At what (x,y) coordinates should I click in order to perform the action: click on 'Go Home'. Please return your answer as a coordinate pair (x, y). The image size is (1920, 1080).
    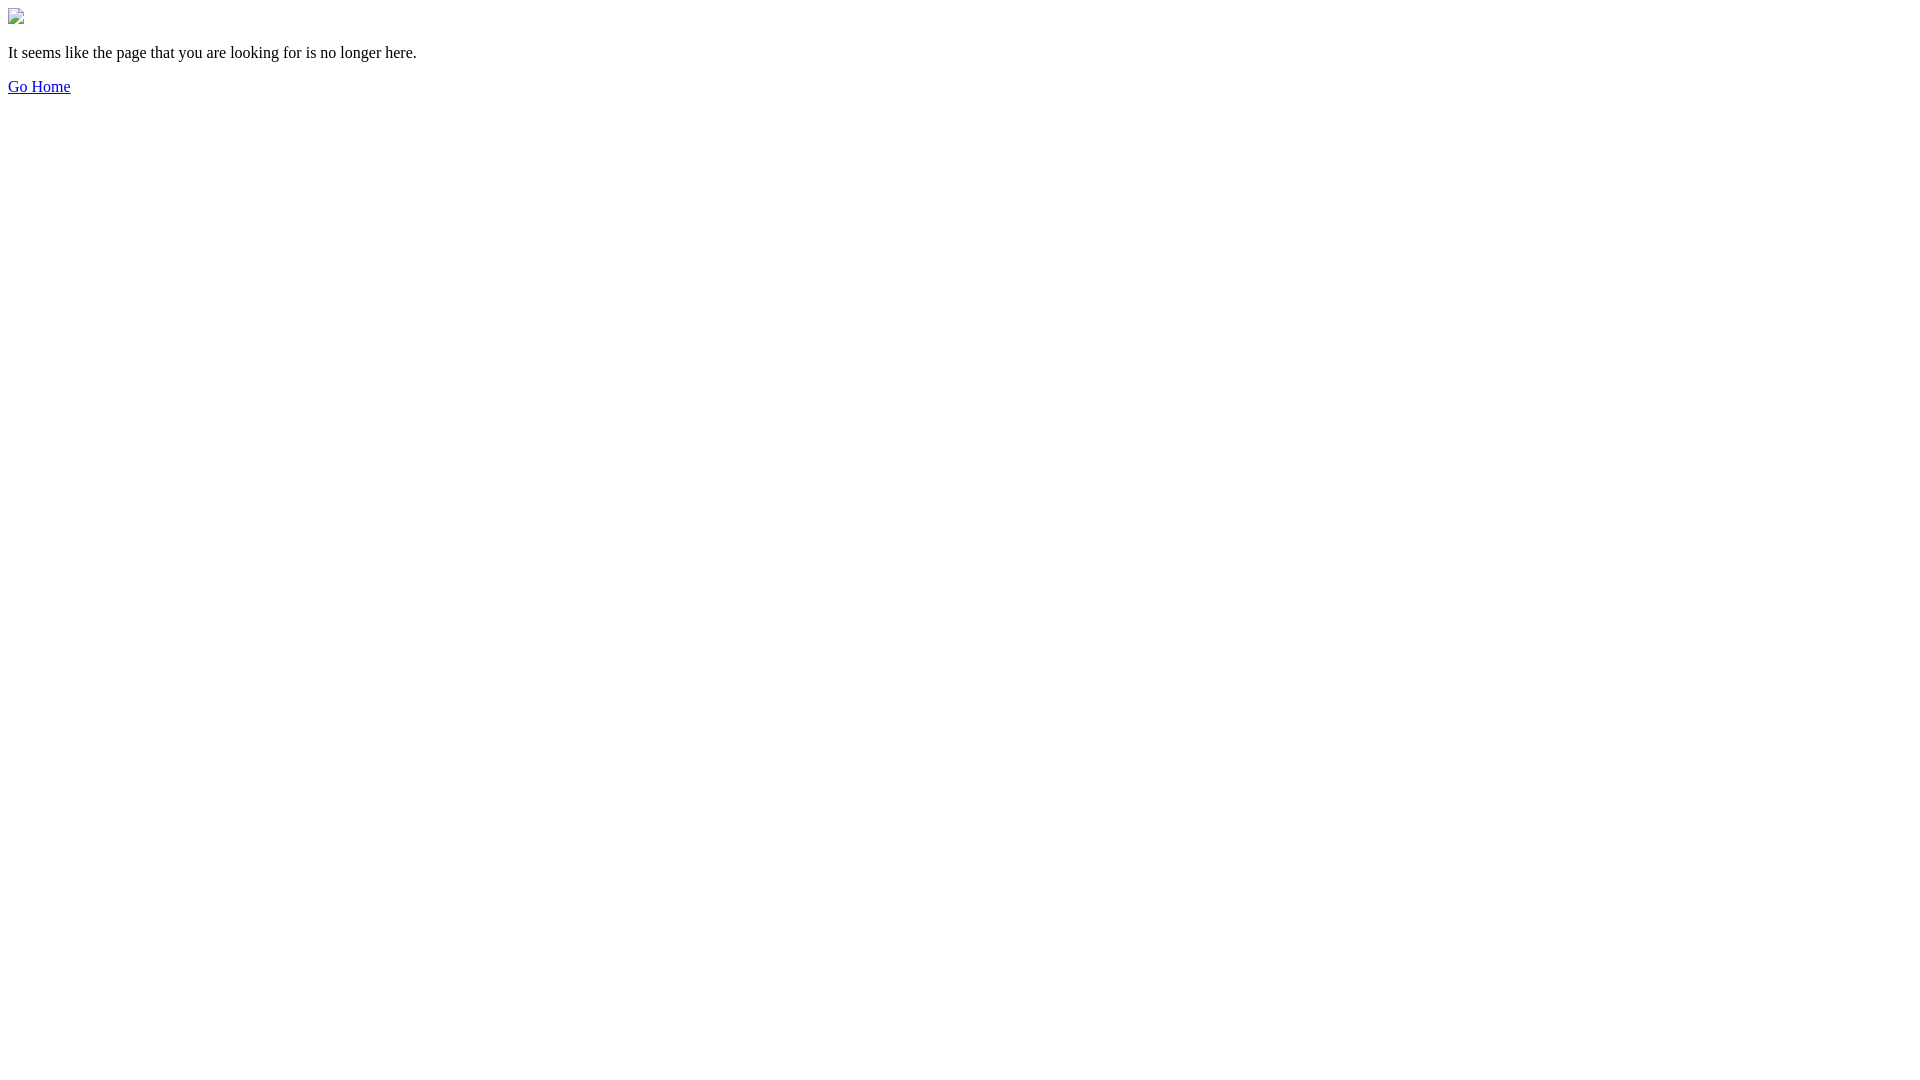
    Looking at the image, I should click on (39, 85).